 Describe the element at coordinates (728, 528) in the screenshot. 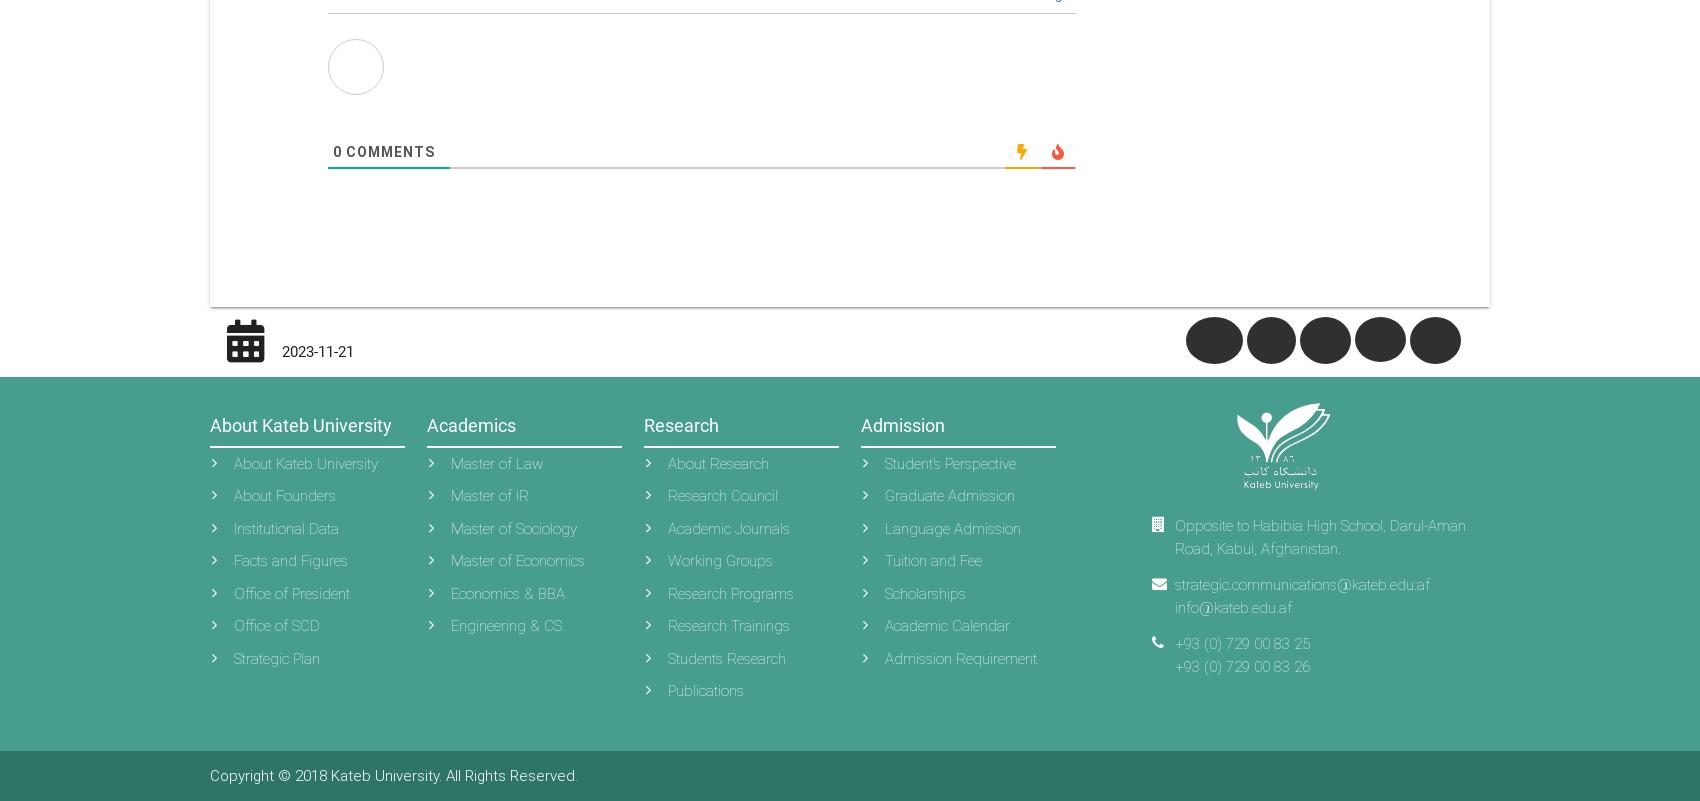

I see `'Academic Journals'` at that location.